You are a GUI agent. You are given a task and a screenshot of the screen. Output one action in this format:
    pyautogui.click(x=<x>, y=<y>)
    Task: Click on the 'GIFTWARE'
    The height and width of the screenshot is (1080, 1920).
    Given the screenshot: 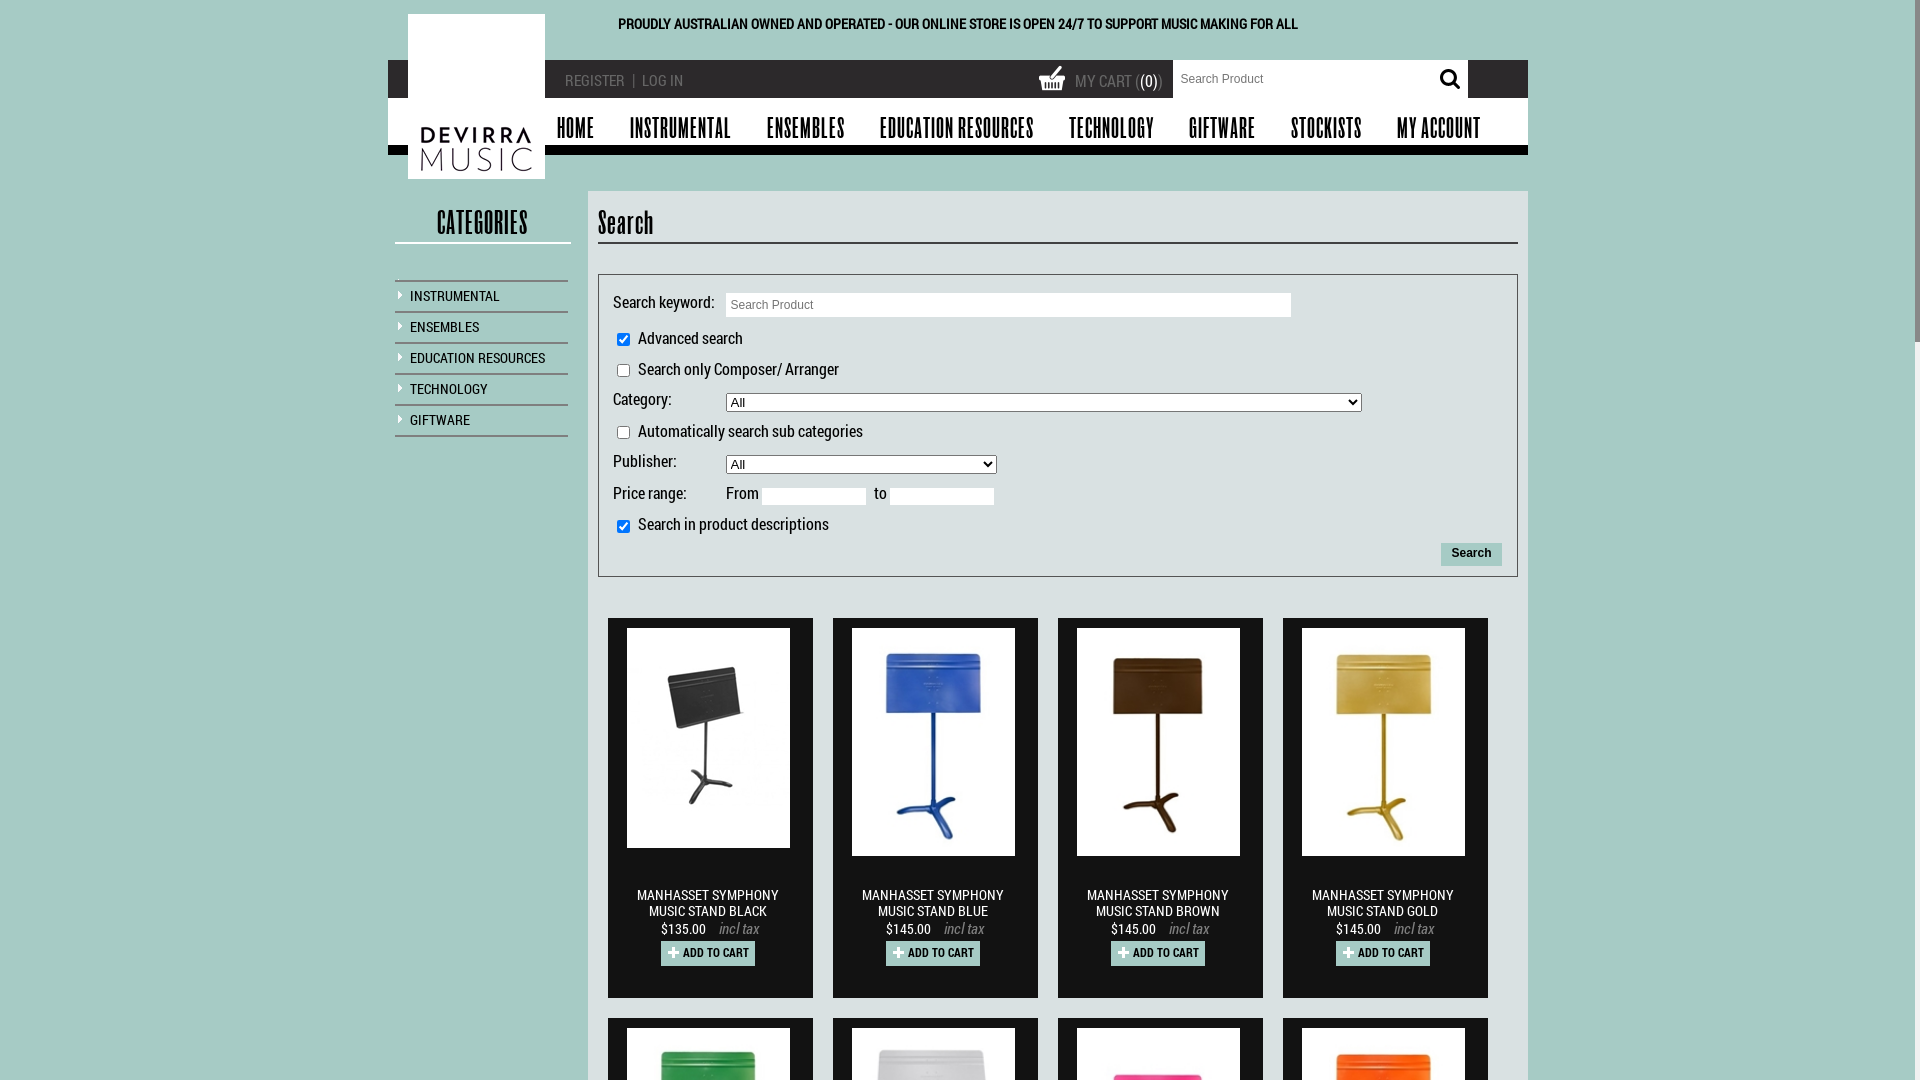 What is the action you would take?
    pyautogui.click(x=439, y=418)
    